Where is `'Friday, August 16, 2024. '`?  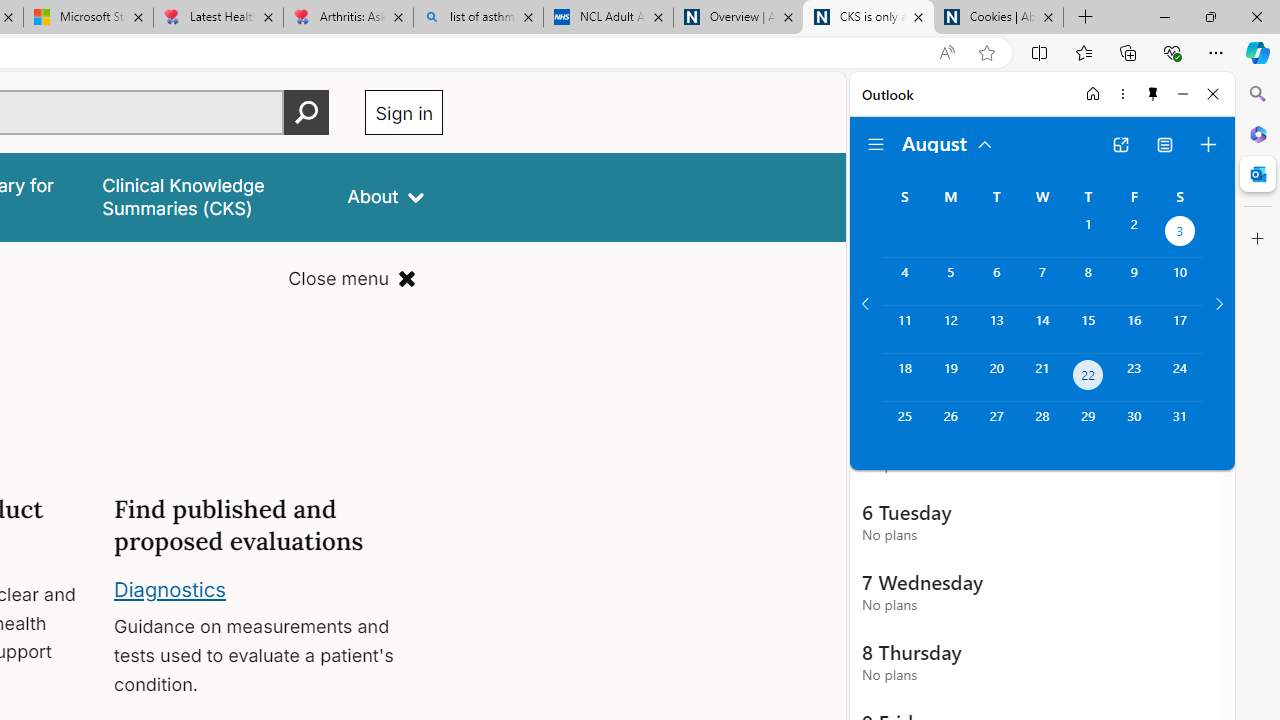
'Friday, August 16, 2024. ' is located at coordinates (1134, 328).